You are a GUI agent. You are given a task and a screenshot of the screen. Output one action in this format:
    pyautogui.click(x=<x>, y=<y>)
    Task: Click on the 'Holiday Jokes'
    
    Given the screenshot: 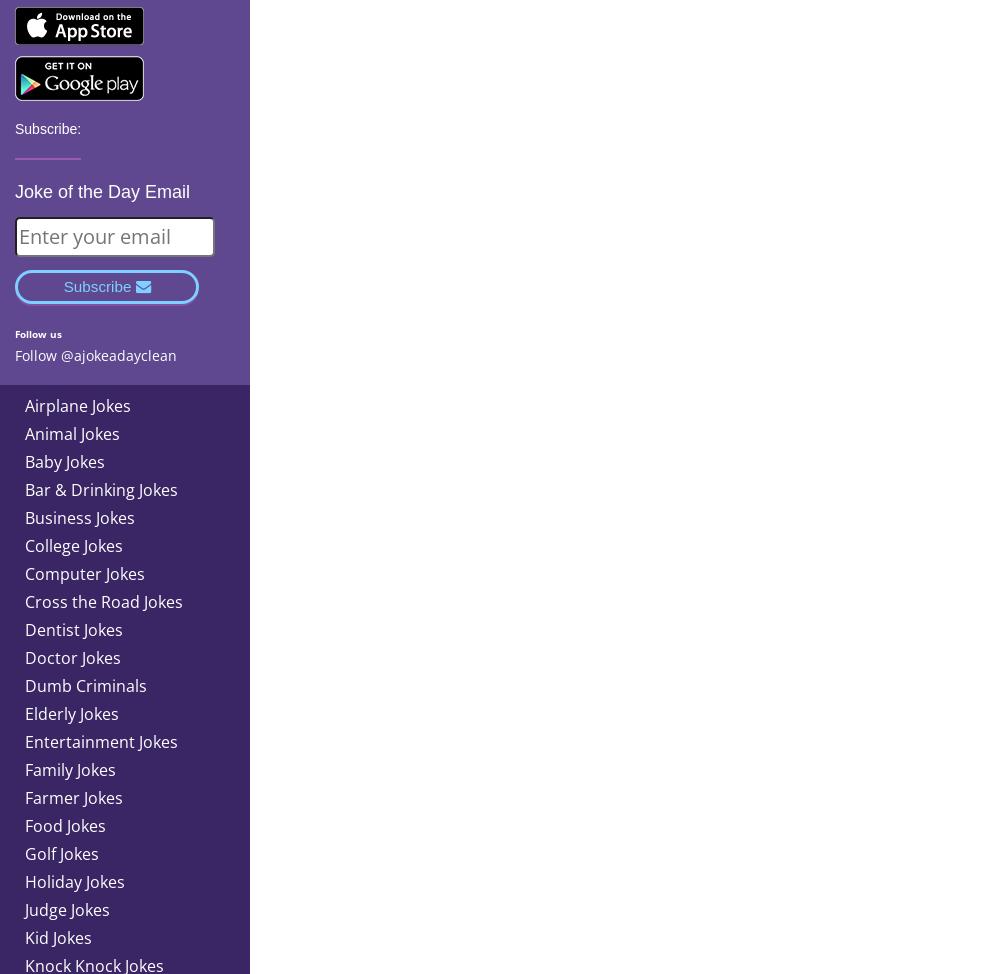 What is the action you would take?
    pyautogui.click(x=73, y=880)
    